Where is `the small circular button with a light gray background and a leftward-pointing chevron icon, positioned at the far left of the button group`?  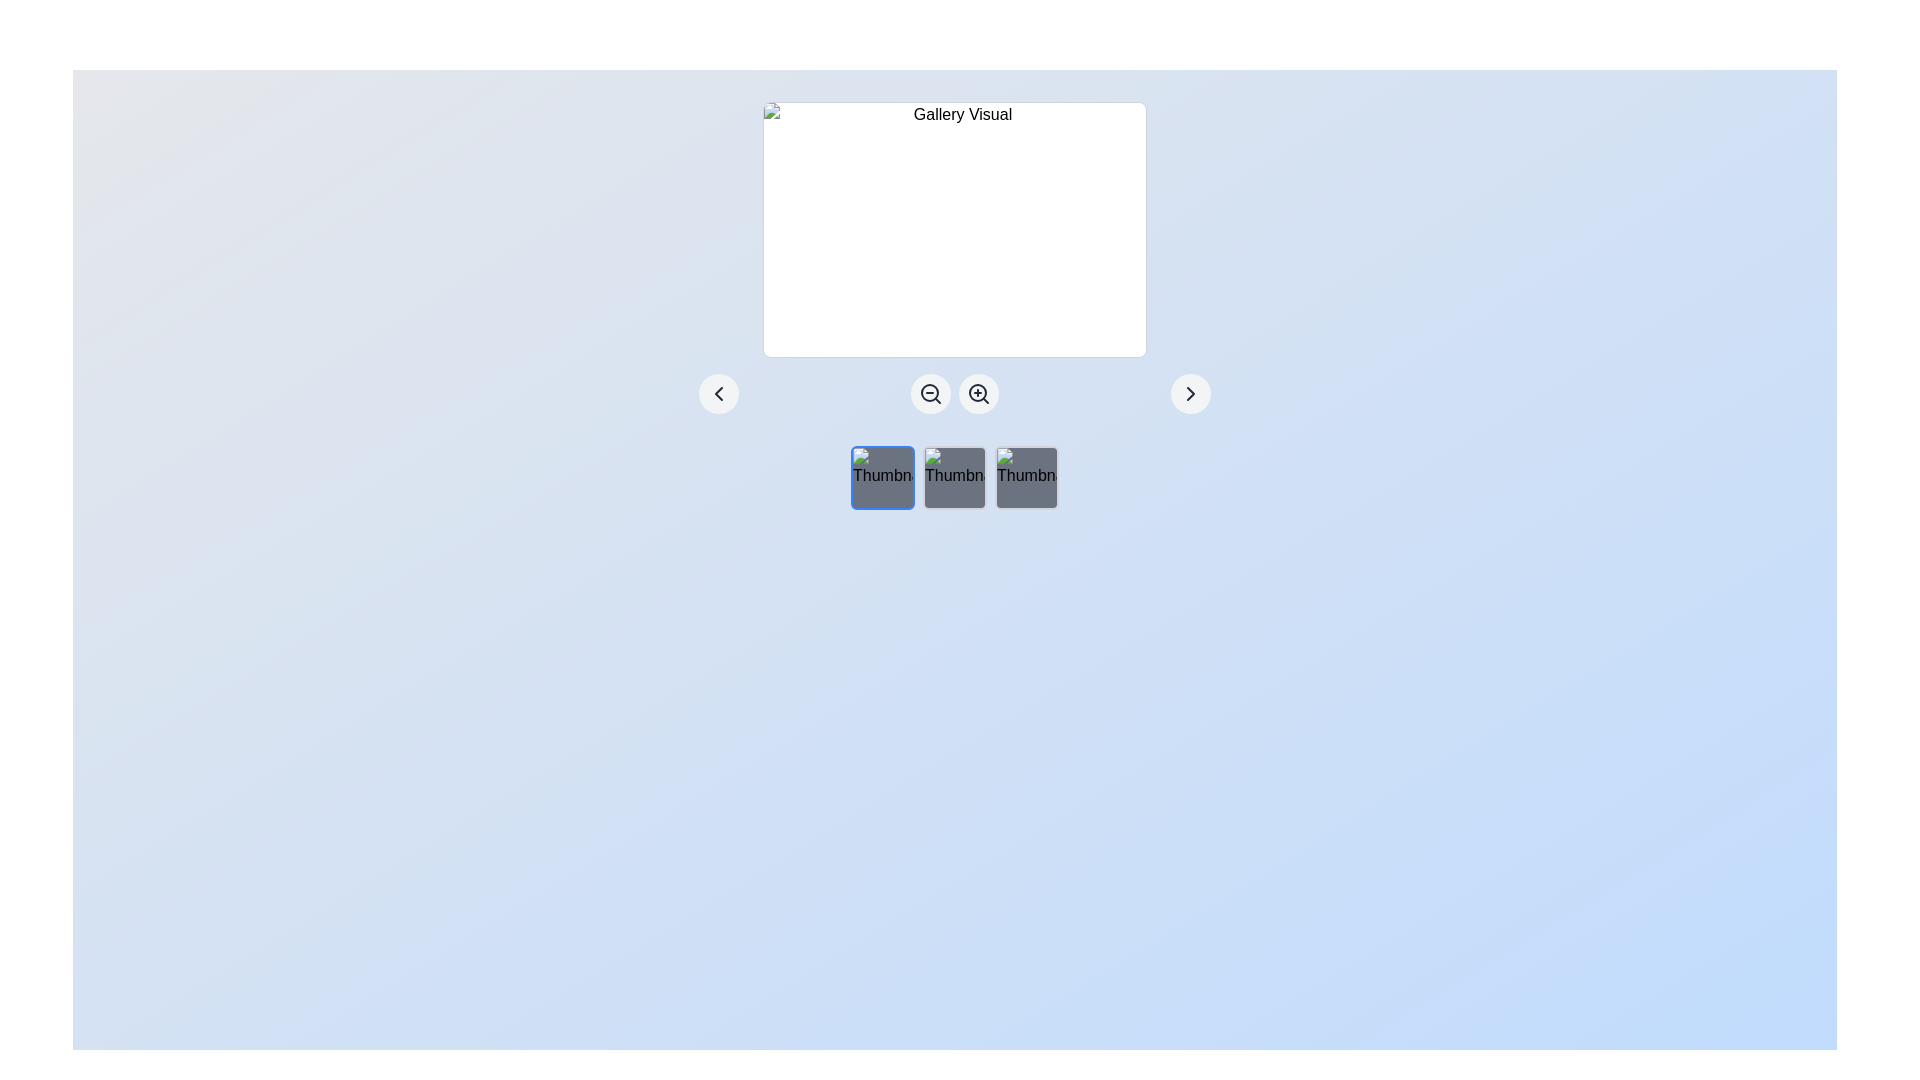
the small circular button with a light gray background and a leftward-pointing chevron icon, positioned at the far left of the button group is located at coordinates (719, 393).